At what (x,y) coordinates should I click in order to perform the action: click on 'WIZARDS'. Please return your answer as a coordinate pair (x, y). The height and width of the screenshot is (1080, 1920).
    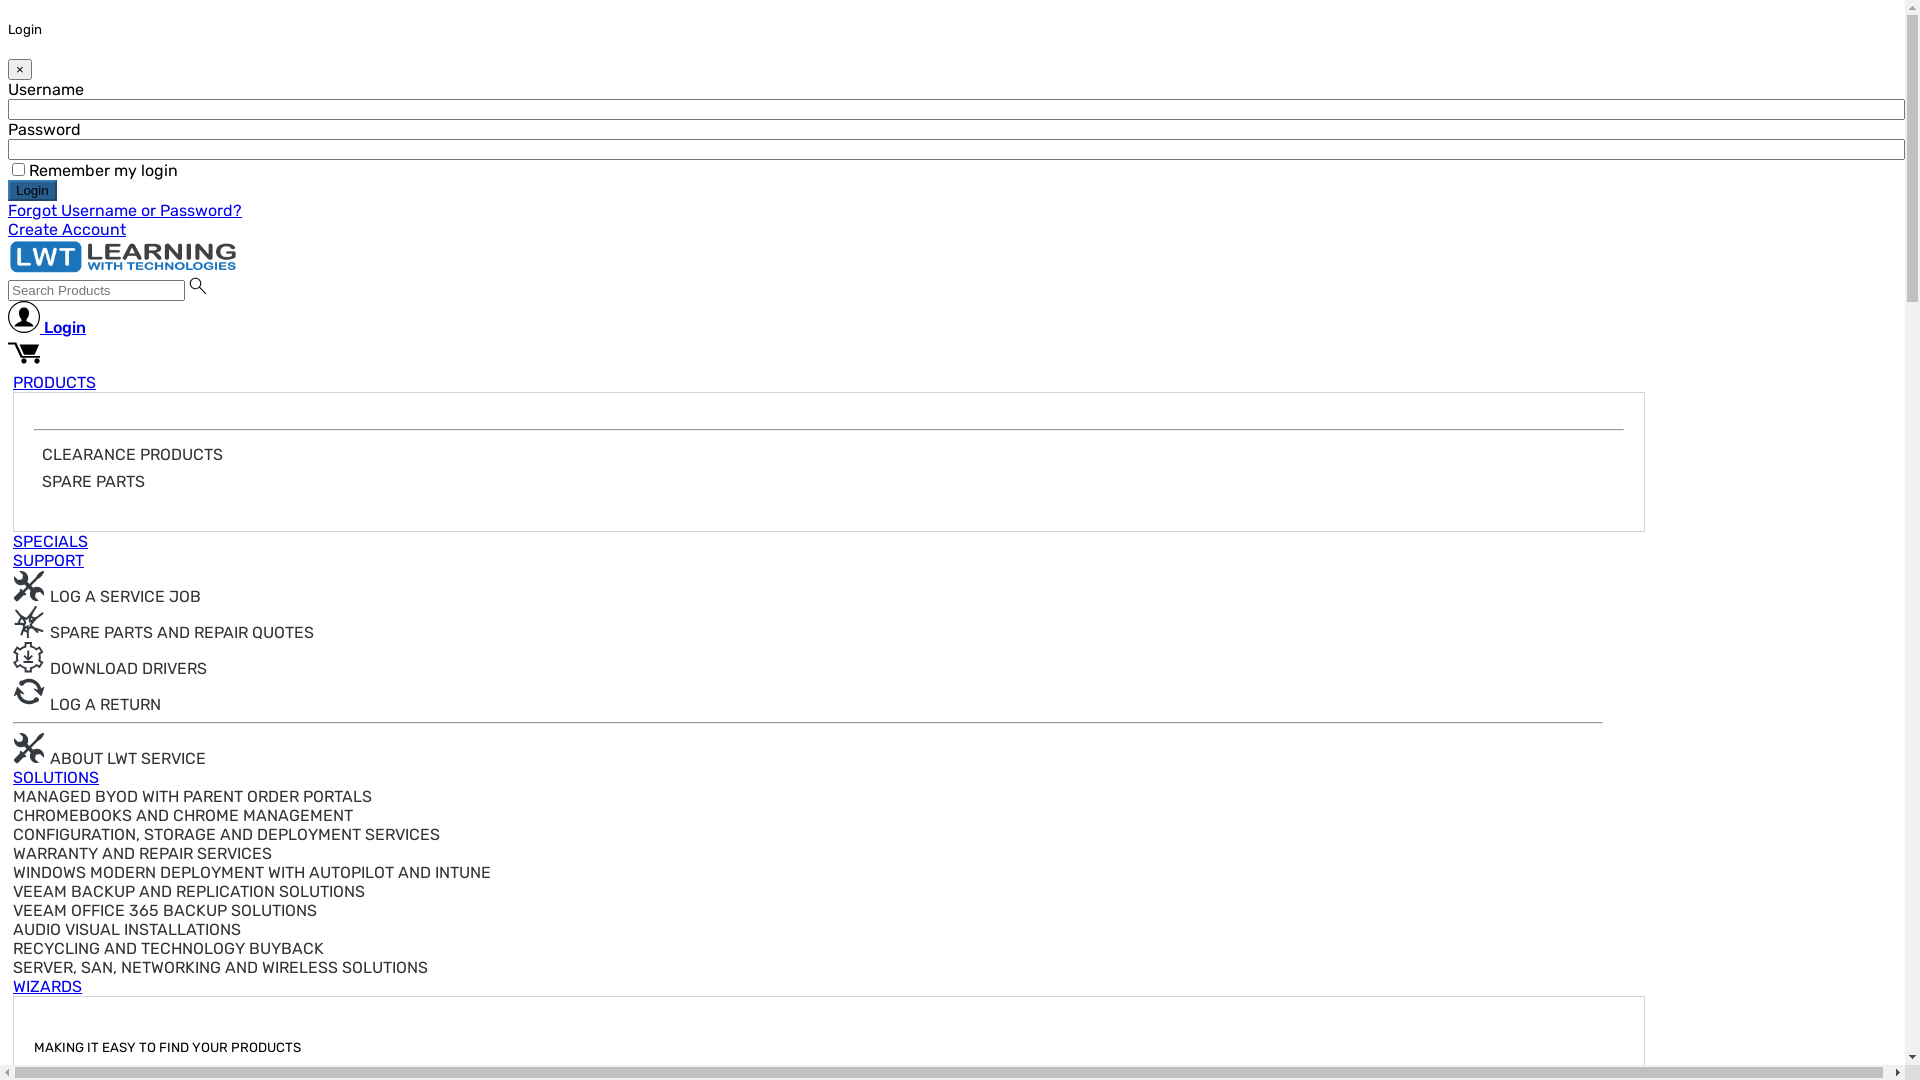
    Looking at the image, I should click on (47, 985).